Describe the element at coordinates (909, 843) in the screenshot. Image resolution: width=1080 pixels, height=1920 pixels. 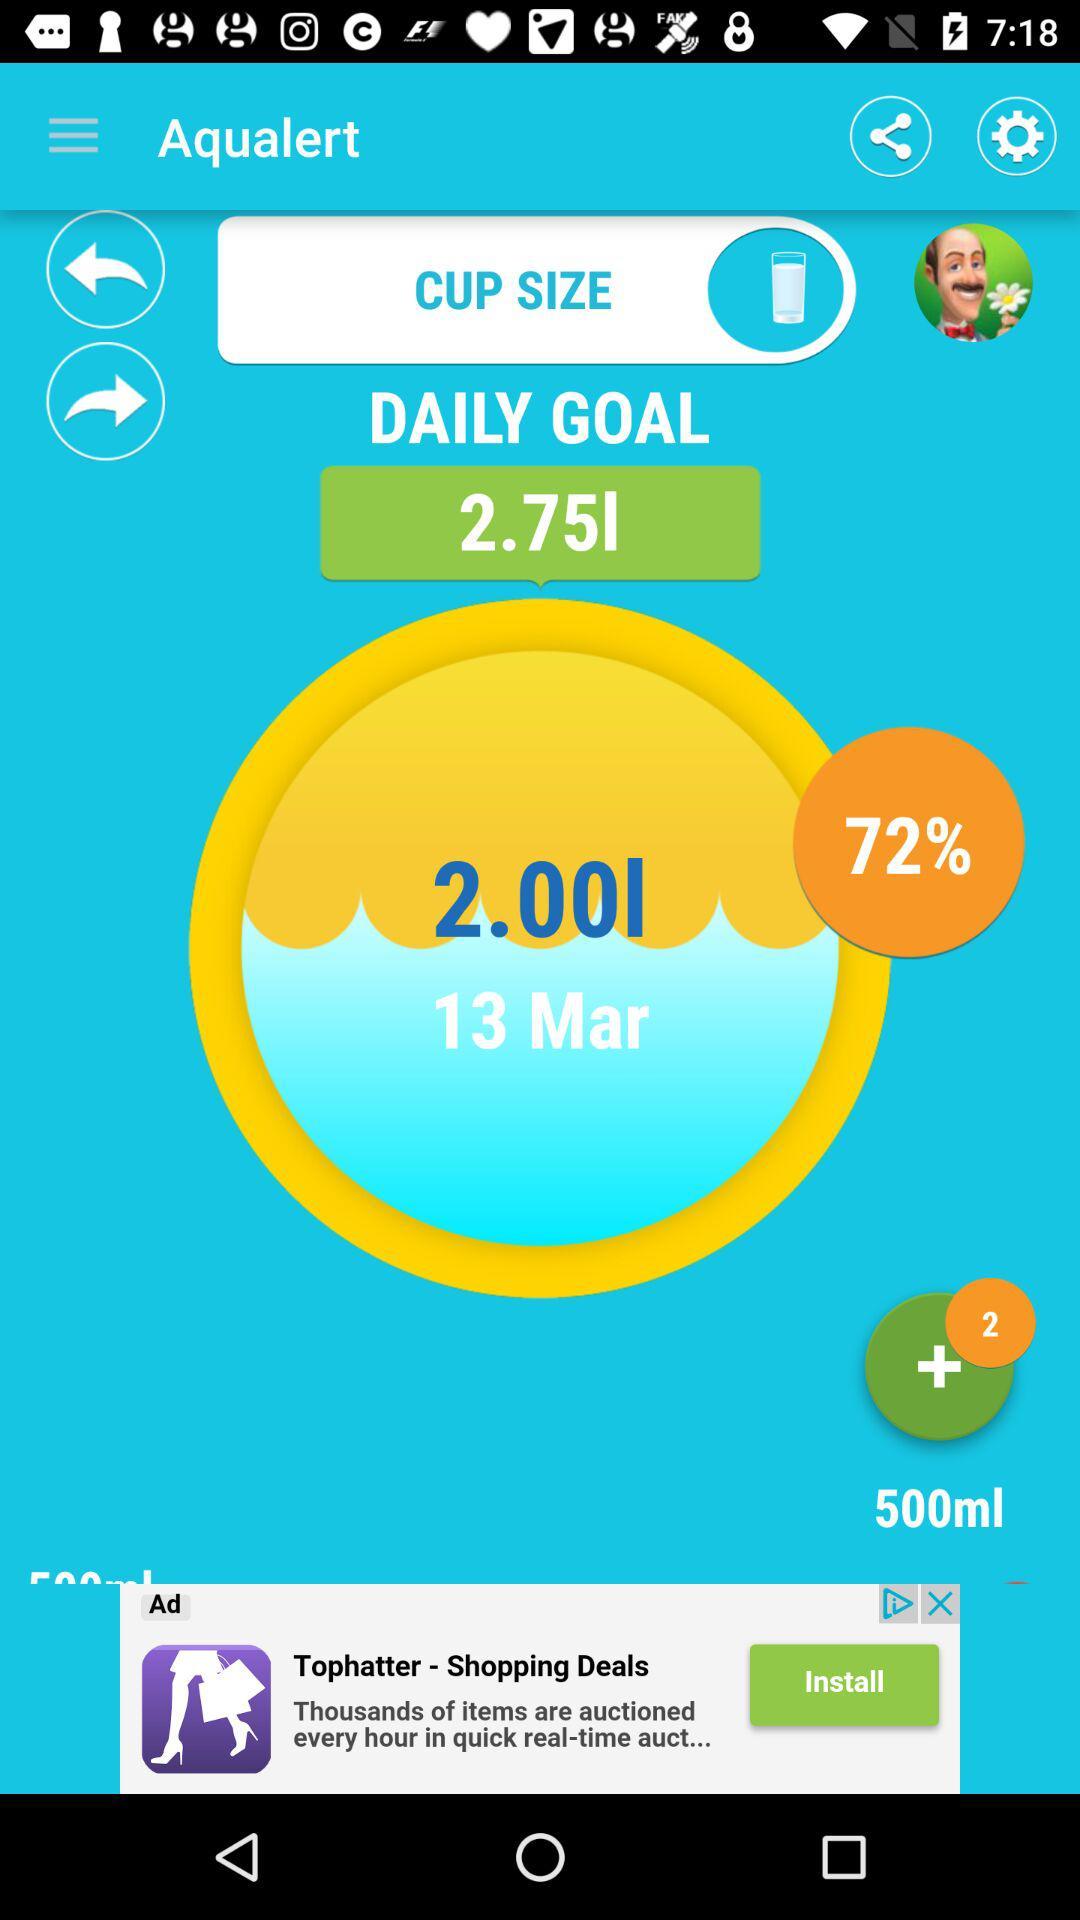
I see `the number 72 on the web page` at that location.